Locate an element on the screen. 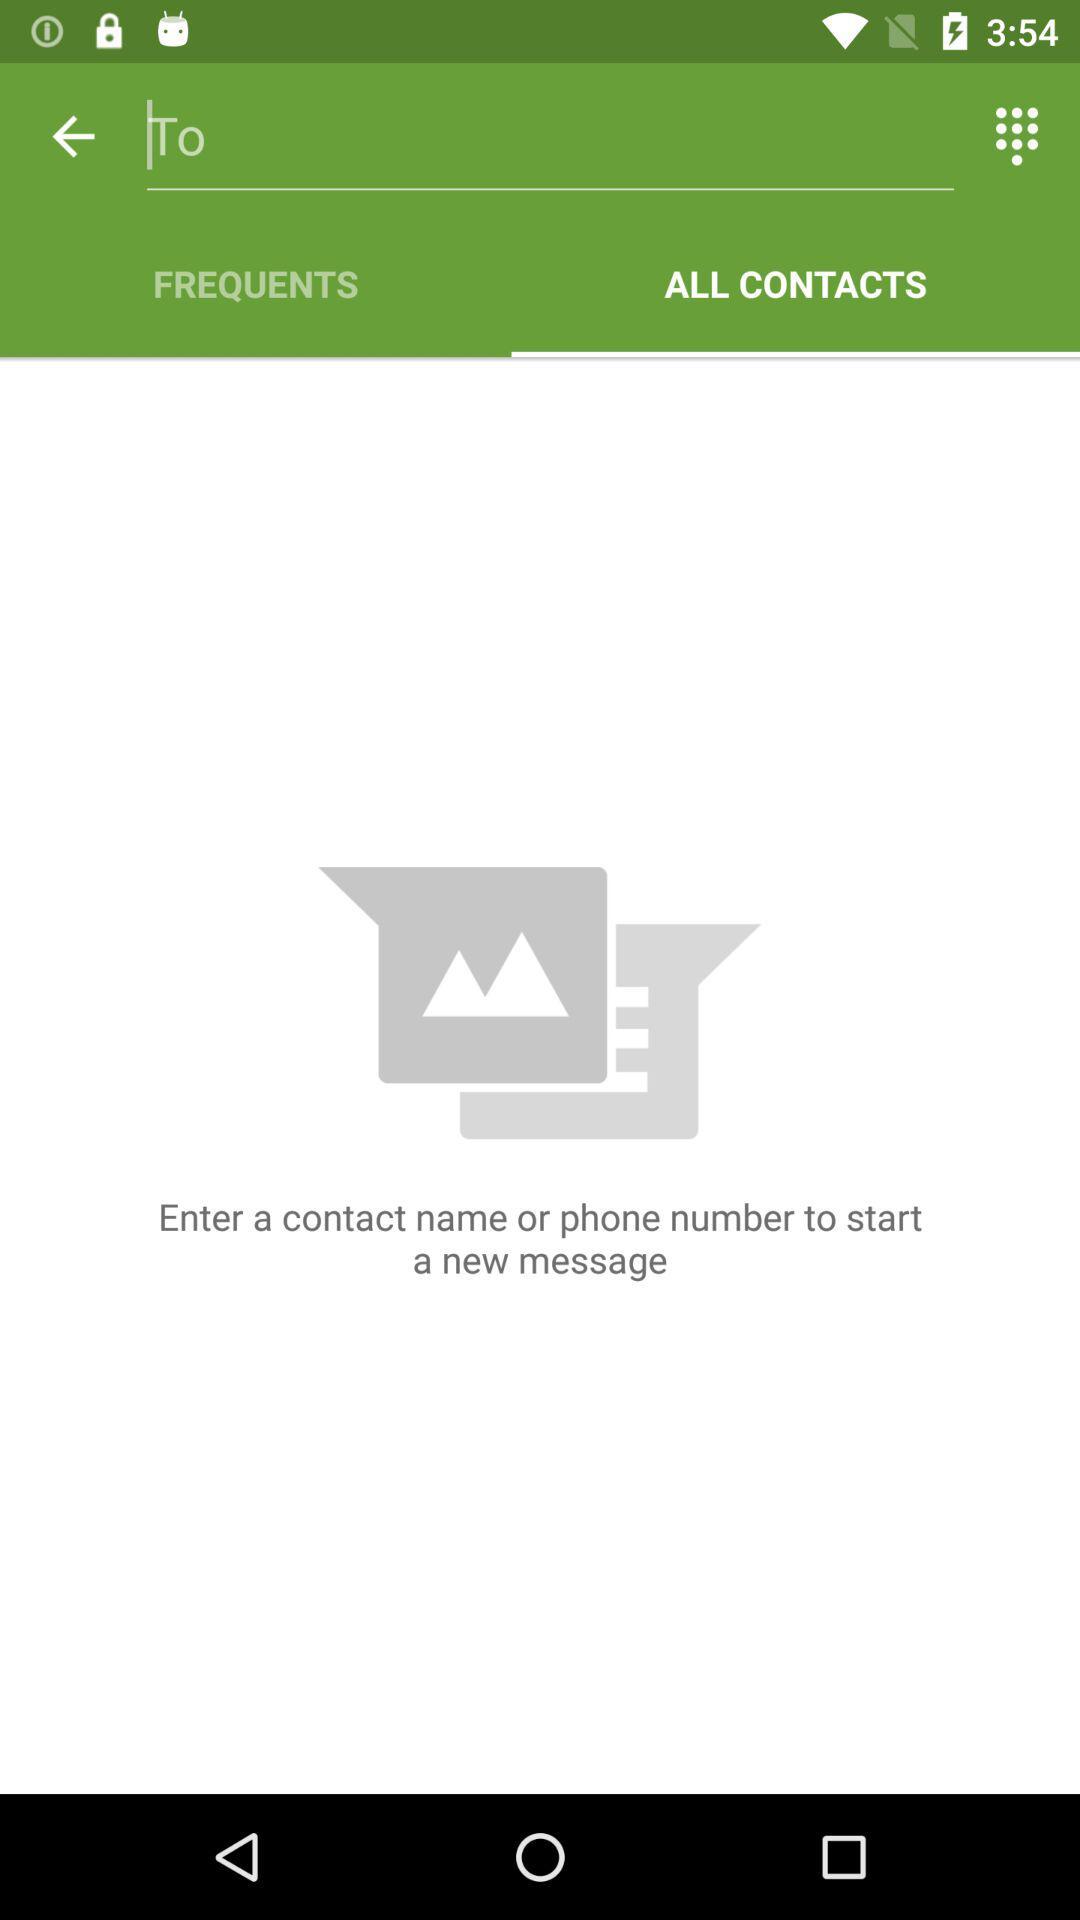 This screenshot has width=1080, height=1920. icon above frequents icon is located at coordinates (72, 135).